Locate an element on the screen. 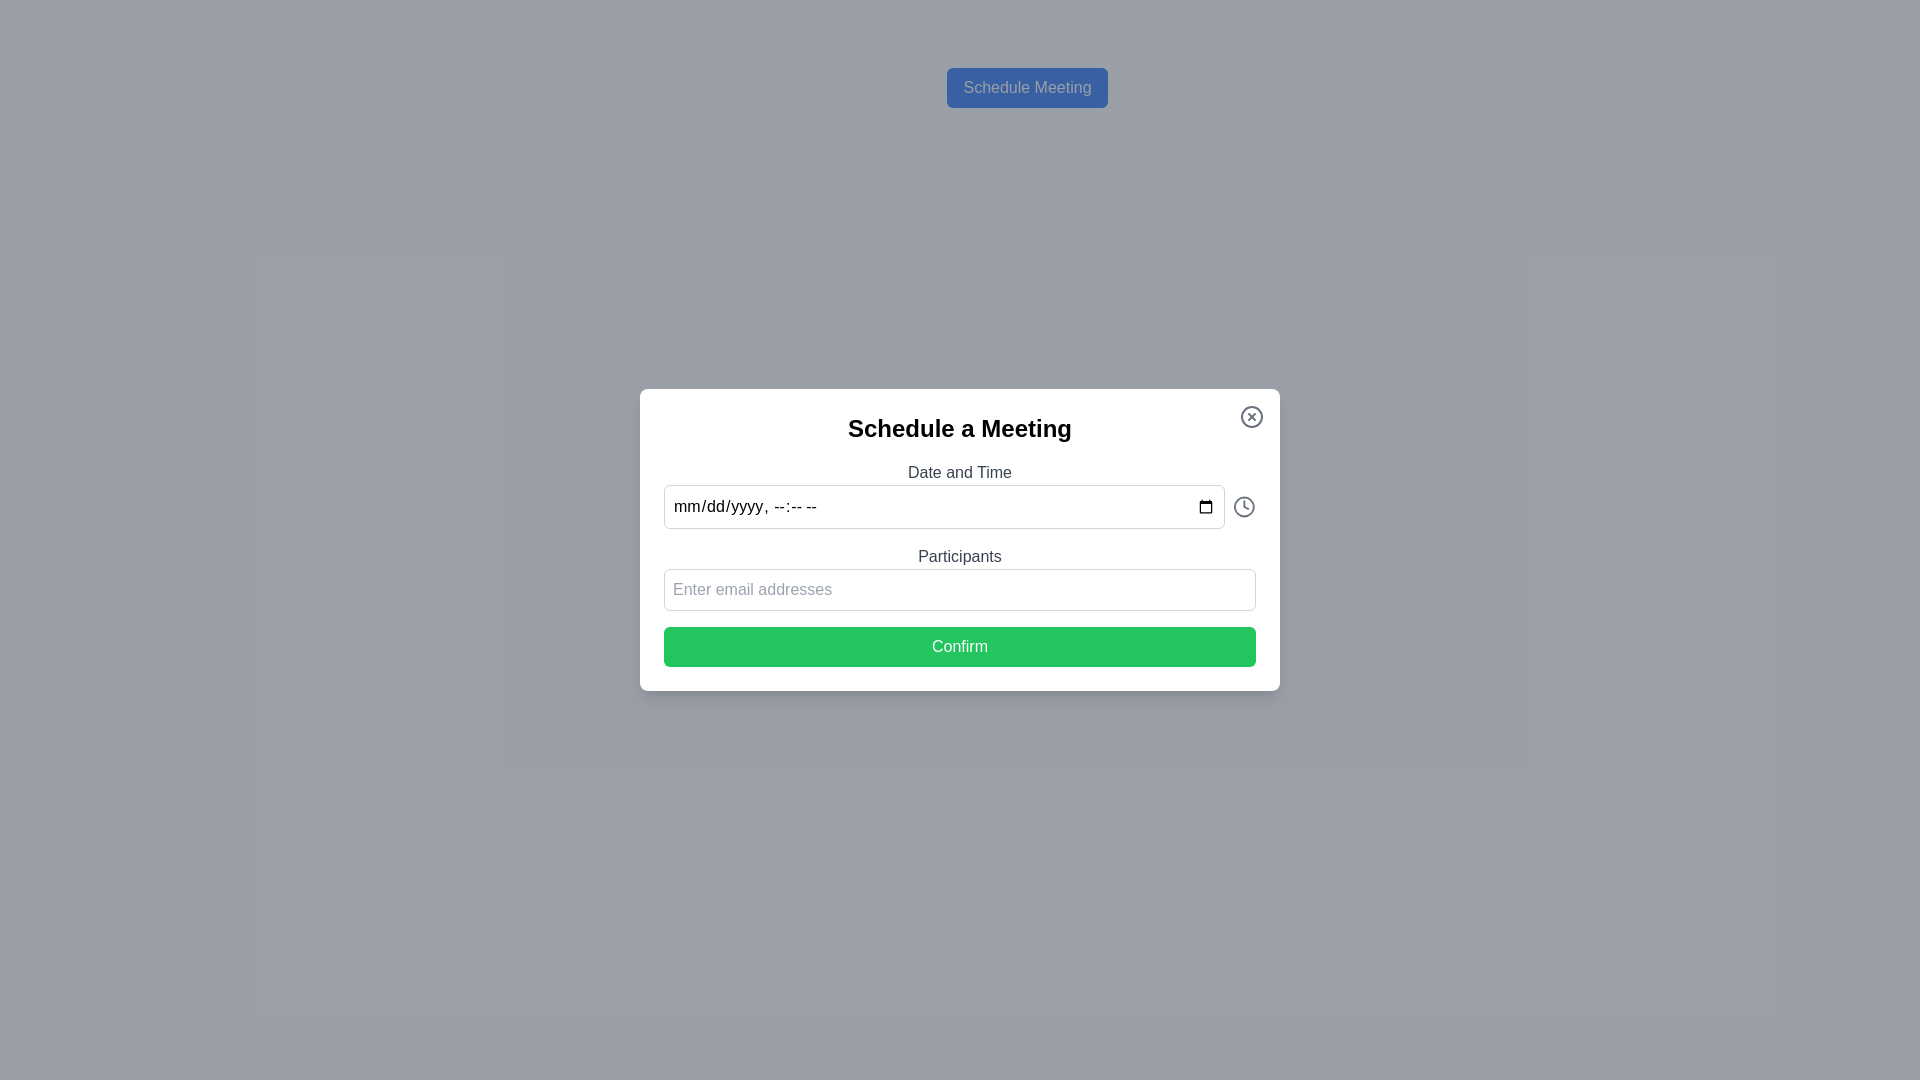 The image size is (1920, 1080). the input field for specifying participants in the 'Schedule a Meeting' modal to focus on it is located at coordinates (960, 578).